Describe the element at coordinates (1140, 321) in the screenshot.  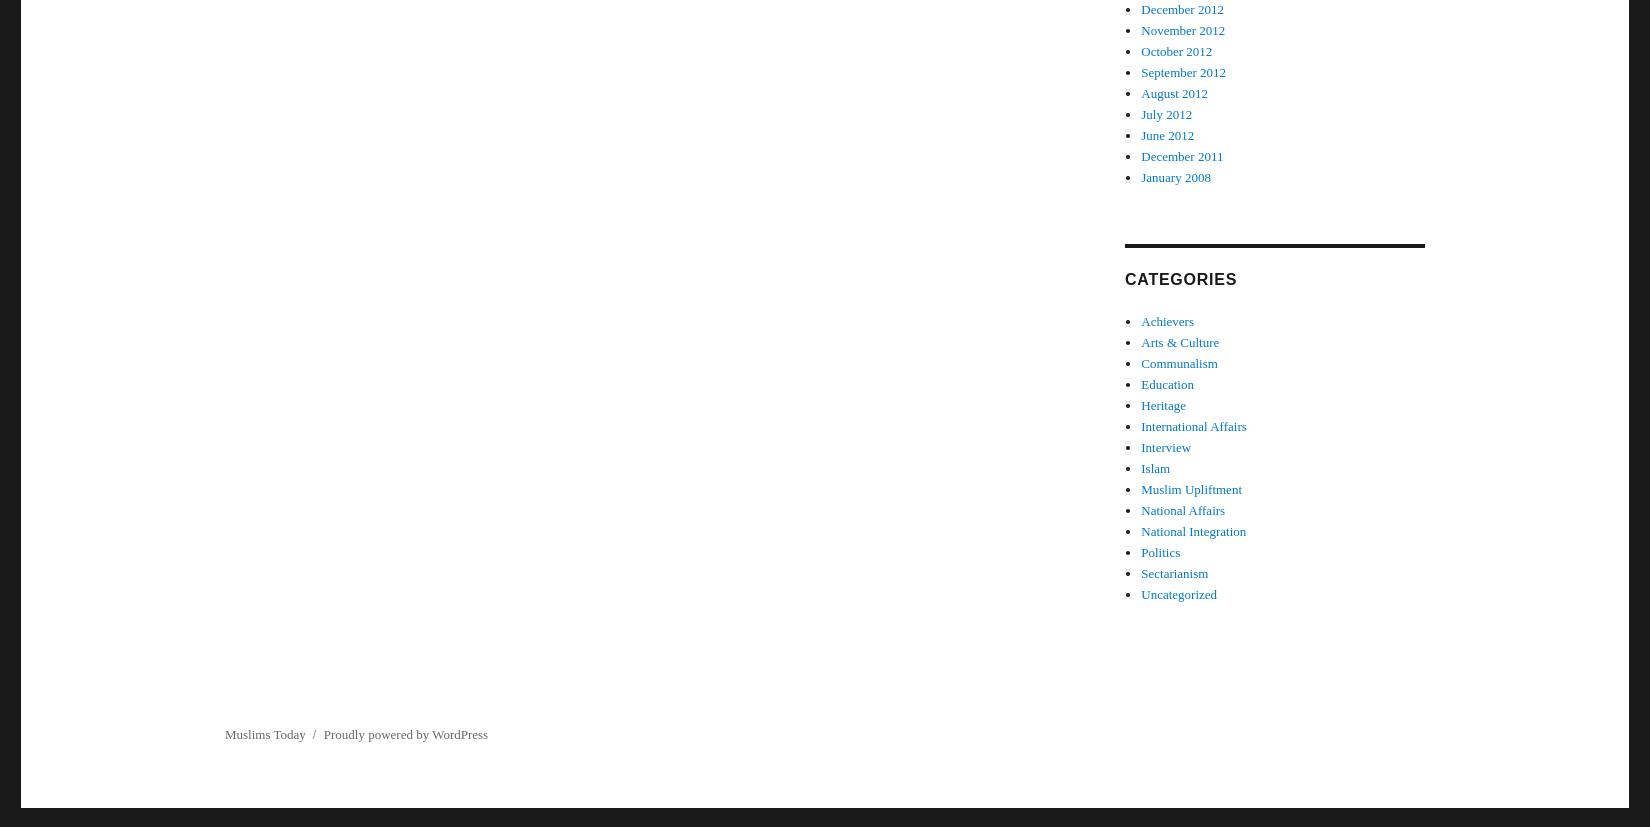
I see `'Achievers'` at that location.